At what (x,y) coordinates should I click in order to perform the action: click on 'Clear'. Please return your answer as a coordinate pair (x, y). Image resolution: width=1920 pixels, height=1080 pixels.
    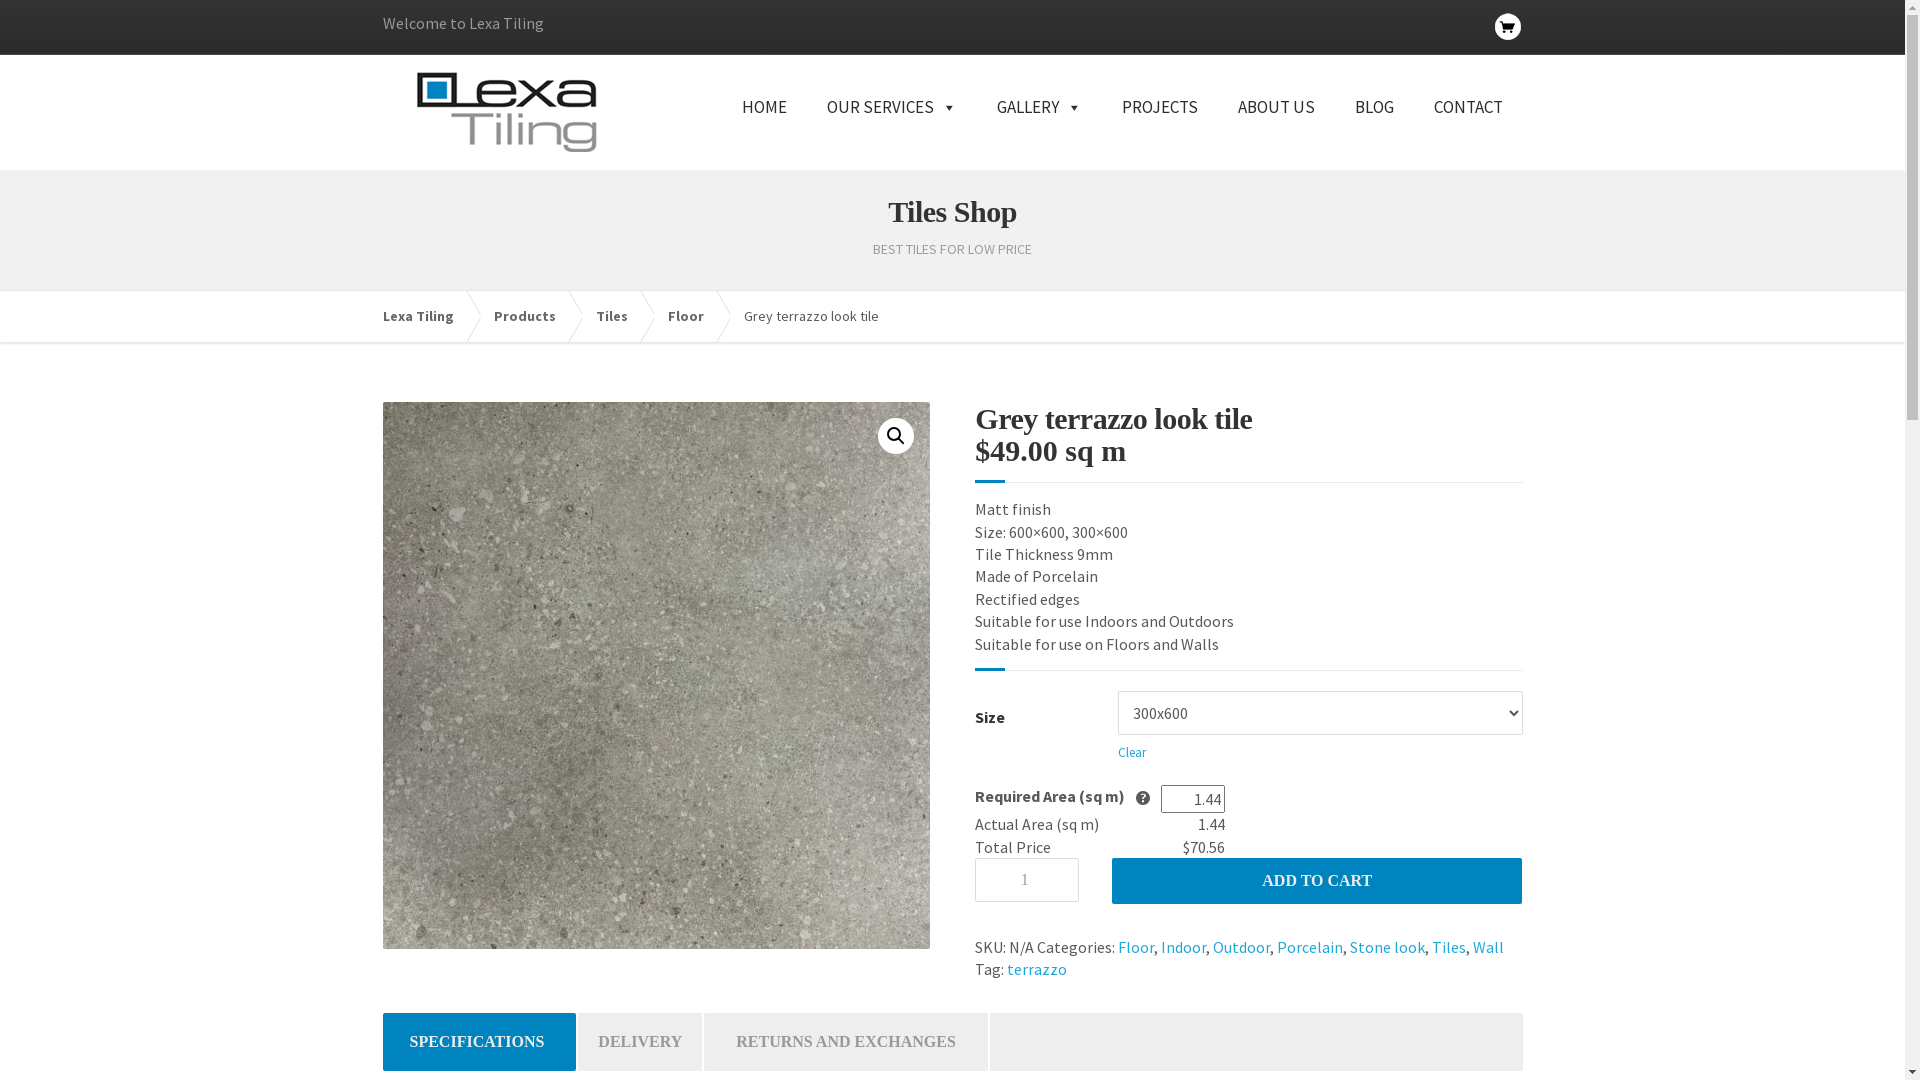
    Looking at the image, I should click on (1132, 752).